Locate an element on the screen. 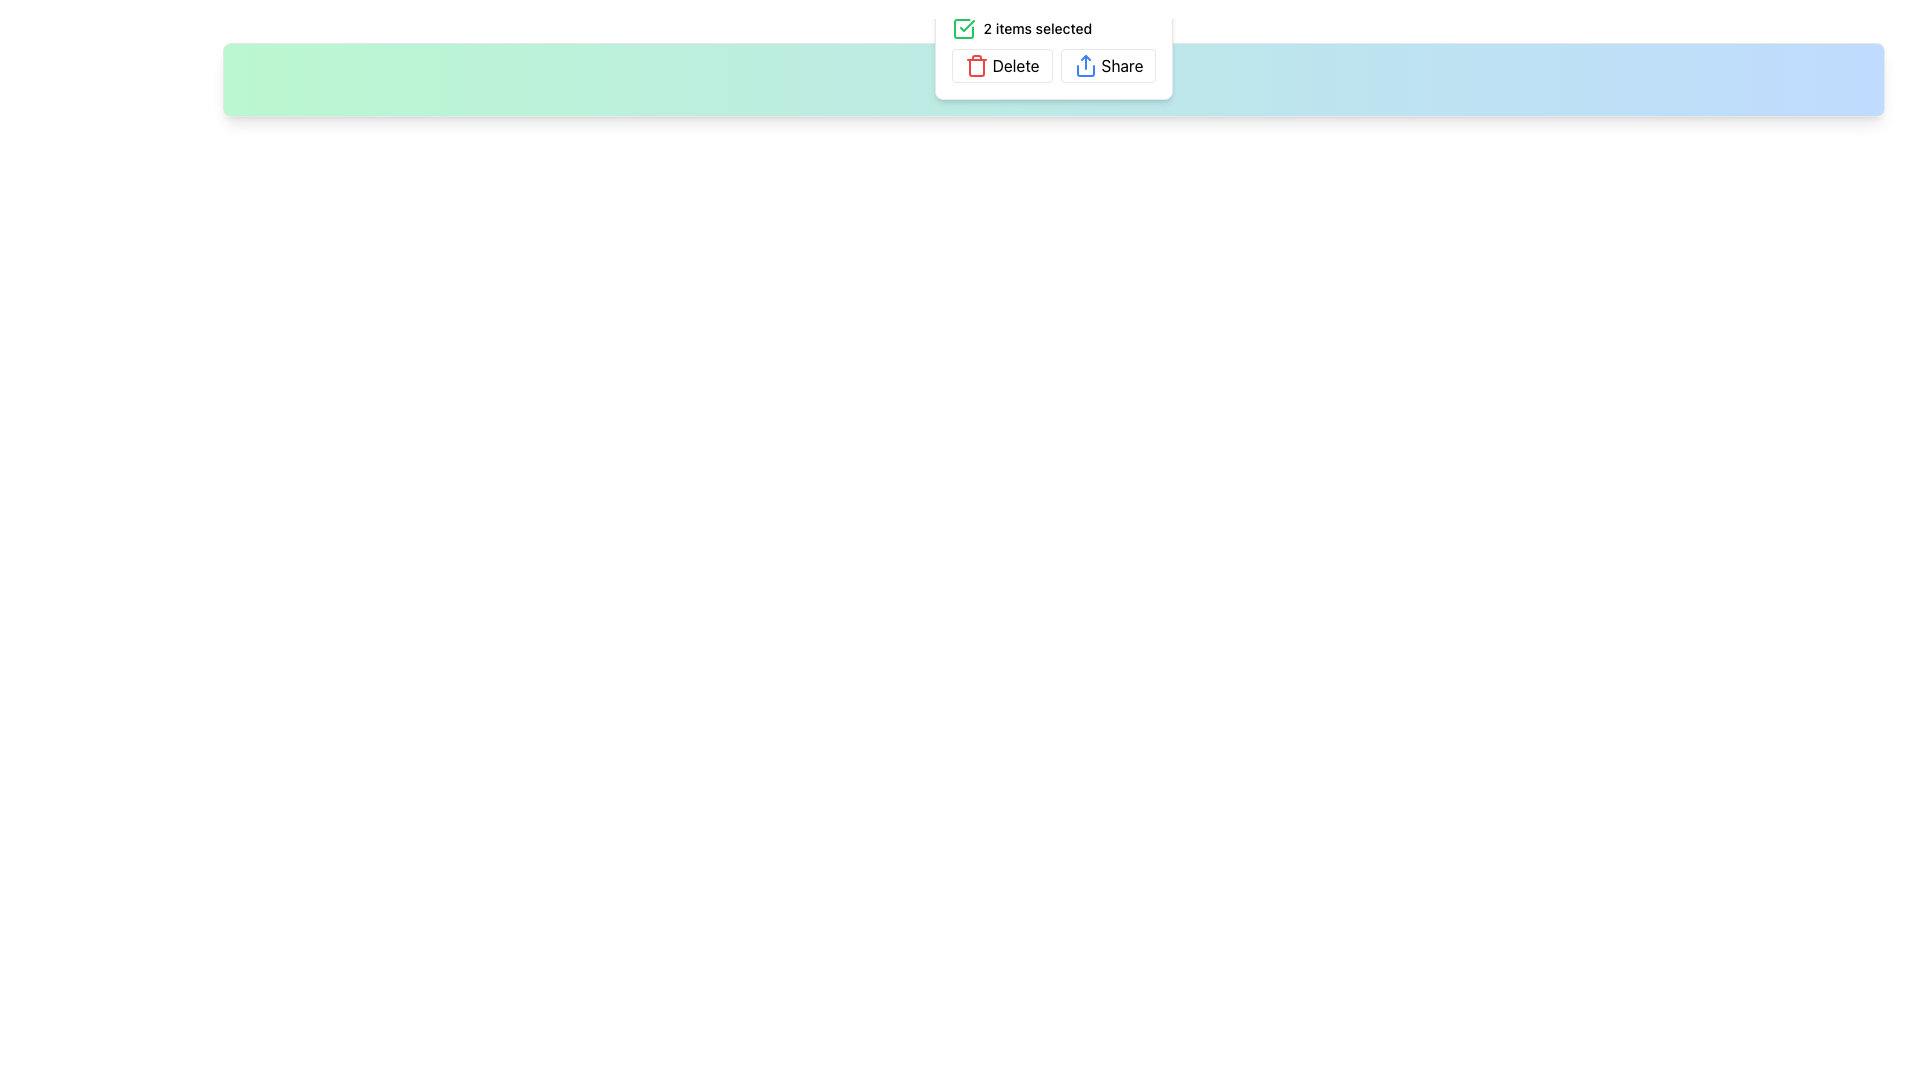 The image size is (1920, 1080). displayed text of the Text Label showing '2 items selected', which is positioned to the right of a green icon is located at coordinates (1037, 29).